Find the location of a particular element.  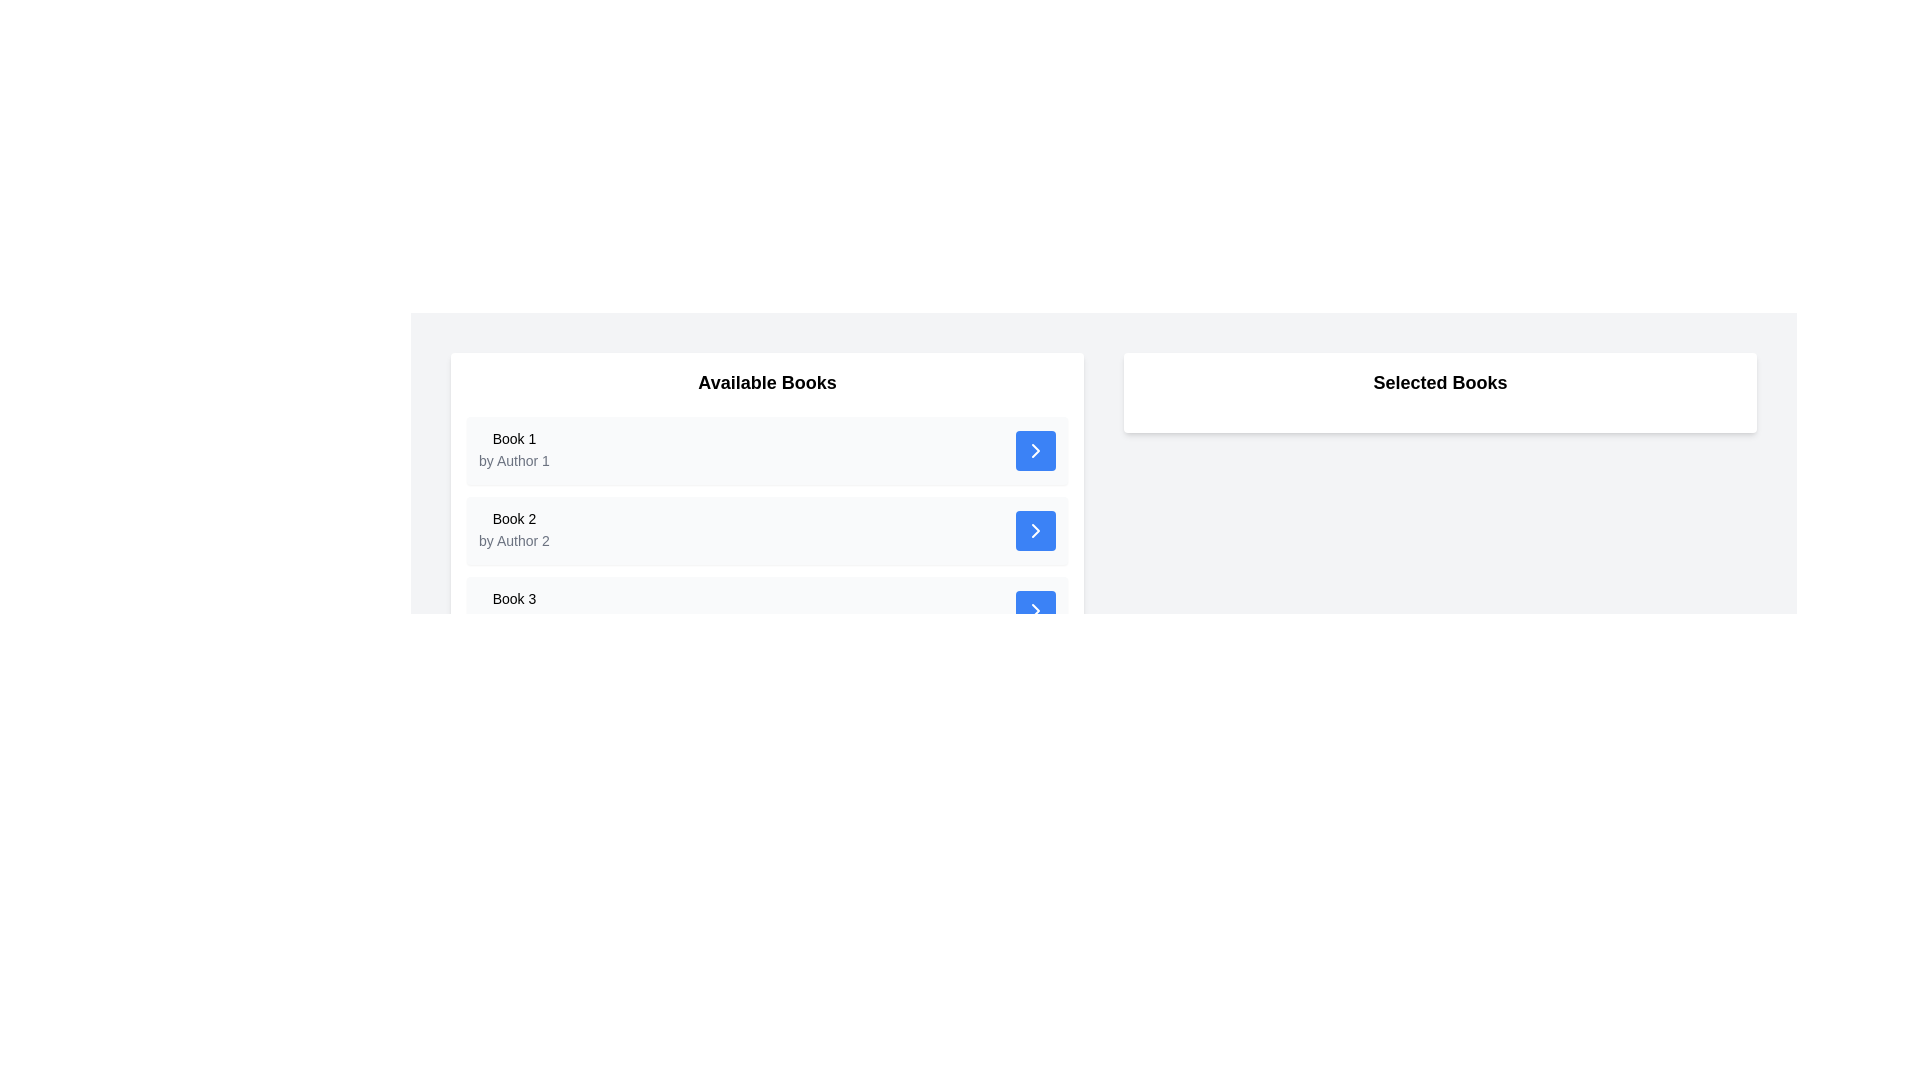

the text label displaying 'by Author 1', which is styled in gray color and located underneath the 'Book 1' title in the 'Available Books' section is located at coordinates (514, 461).